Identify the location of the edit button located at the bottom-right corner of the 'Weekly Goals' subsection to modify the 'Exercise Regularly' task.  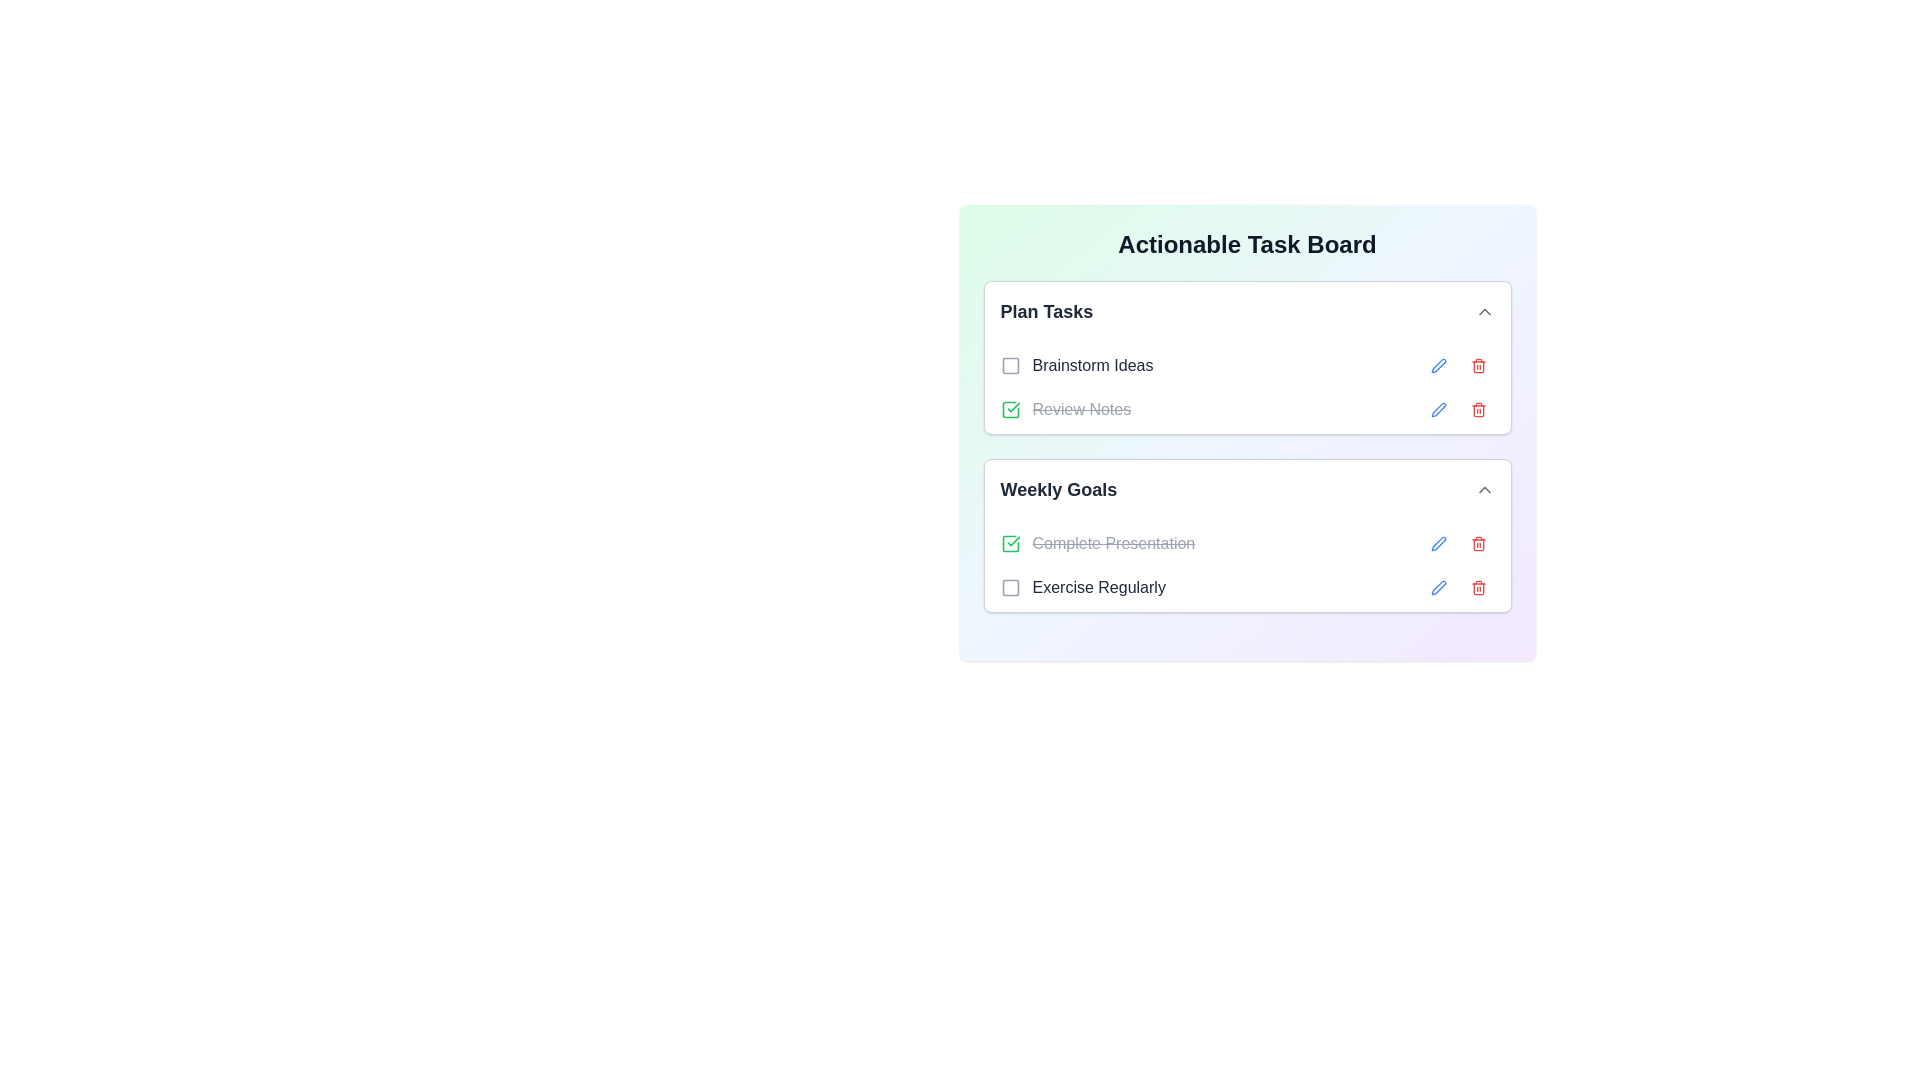
(1437, 586).